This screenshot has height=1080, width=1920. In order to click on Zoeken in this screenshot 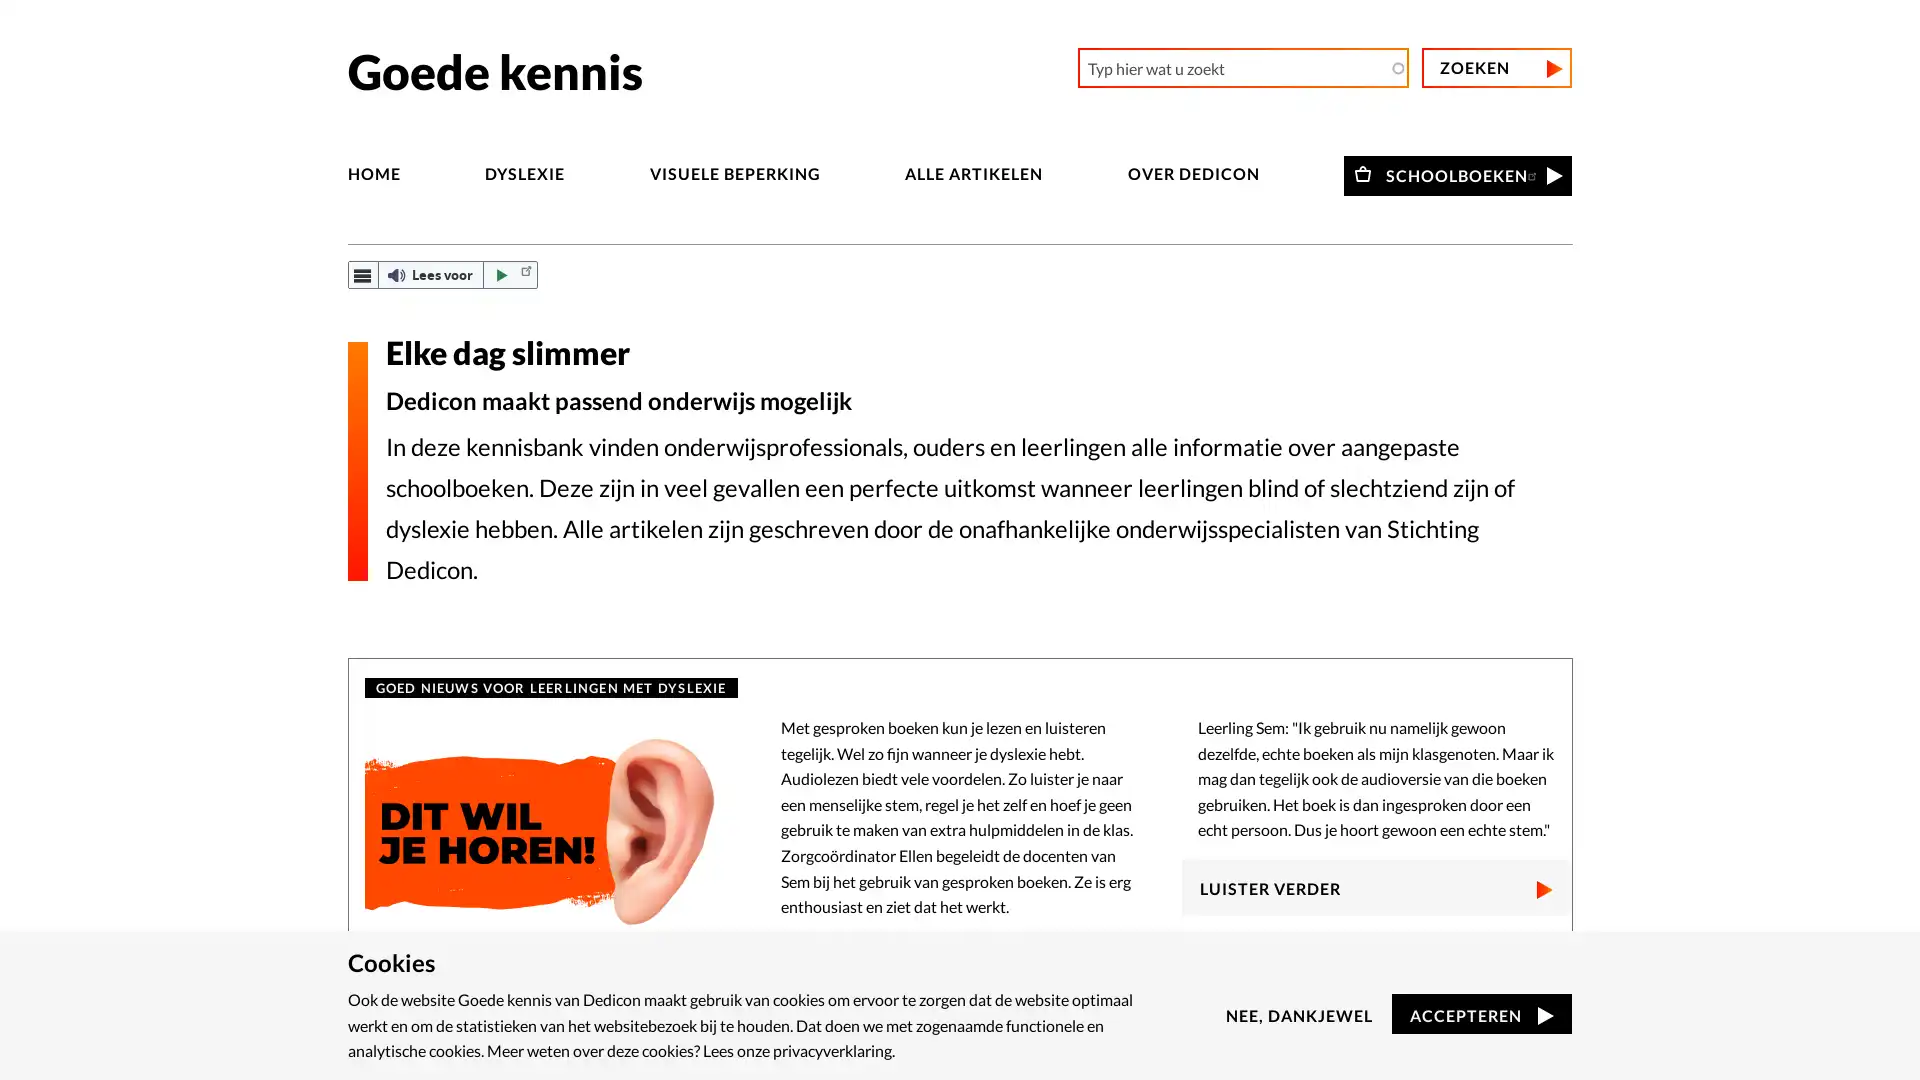, I will do `click(1497, 67)`.